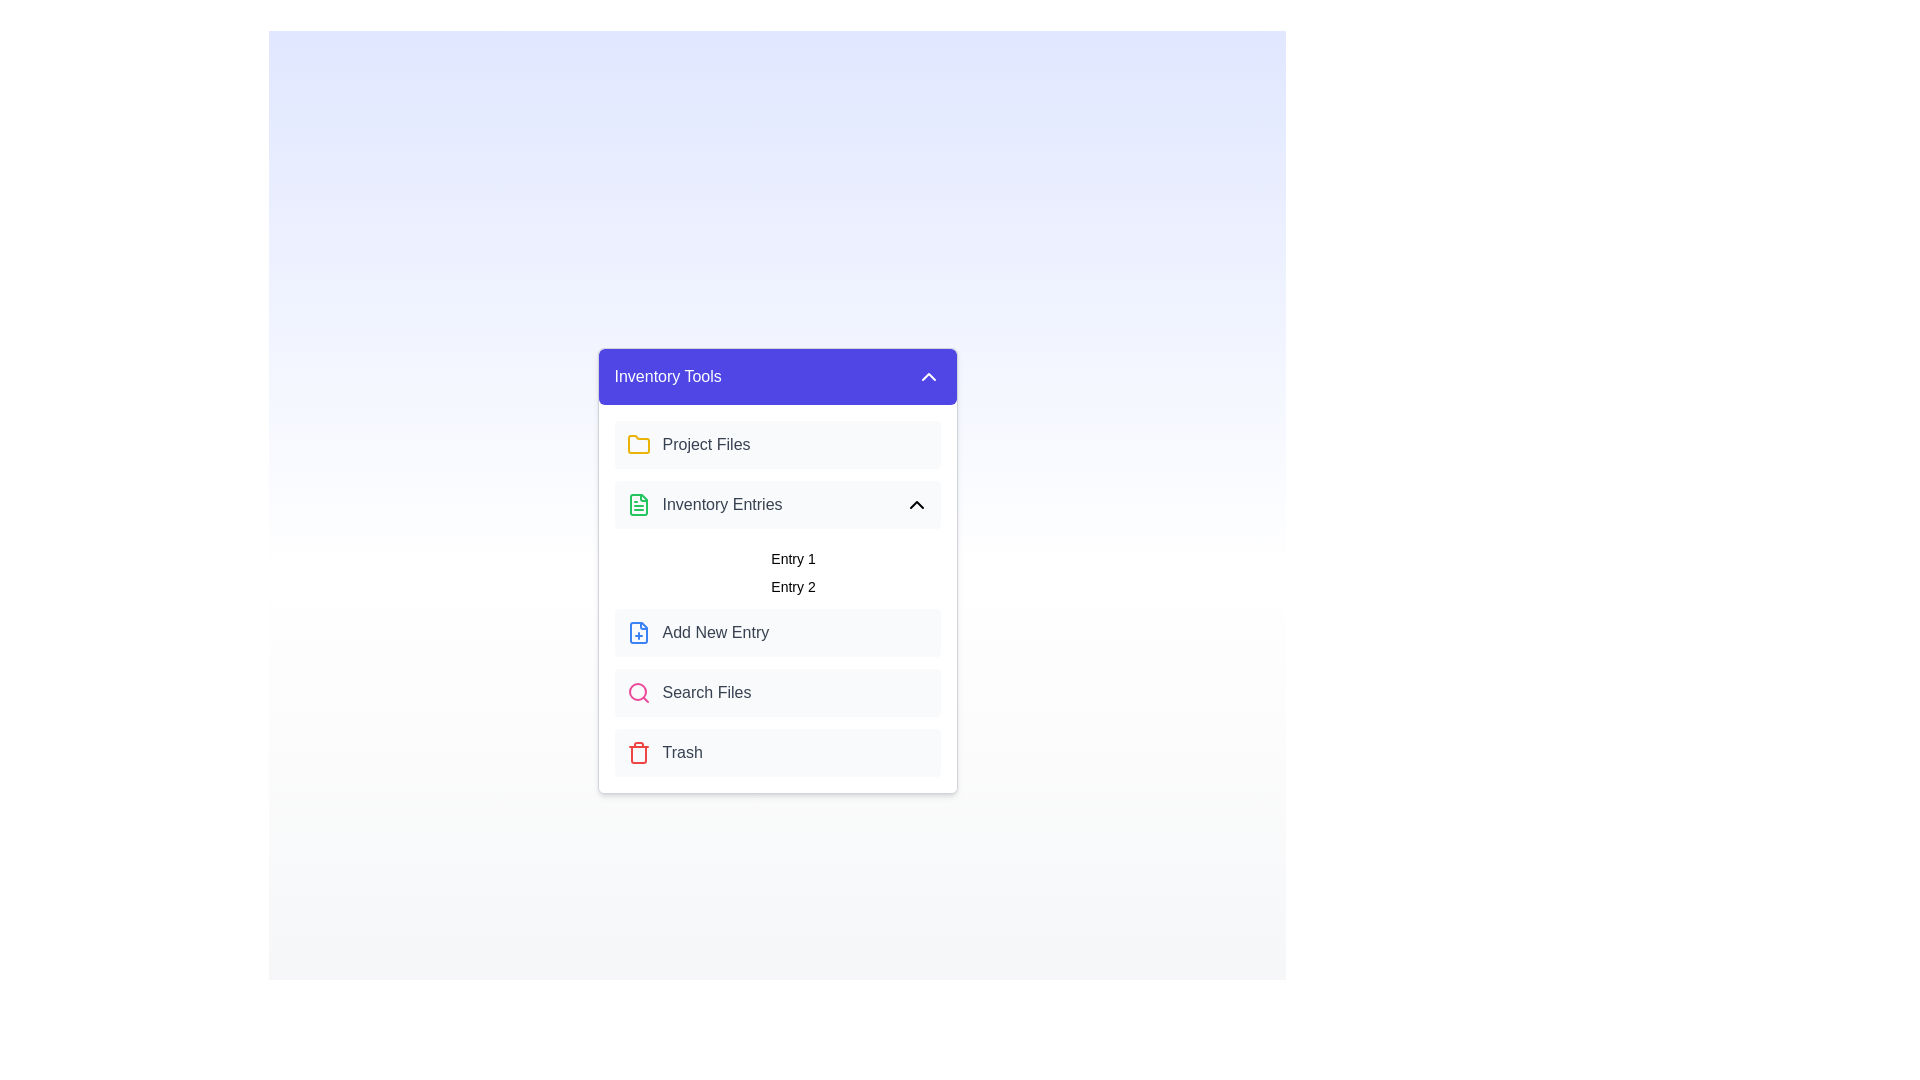  What do you see at coordinates (715, 632) in the screenshot?
I see `the text label that serves as an action trigger for adding a new entry in the inventory application, located under the 'Inventory Entries' section and above 'Search Files'` at bounding box center [715, 632].